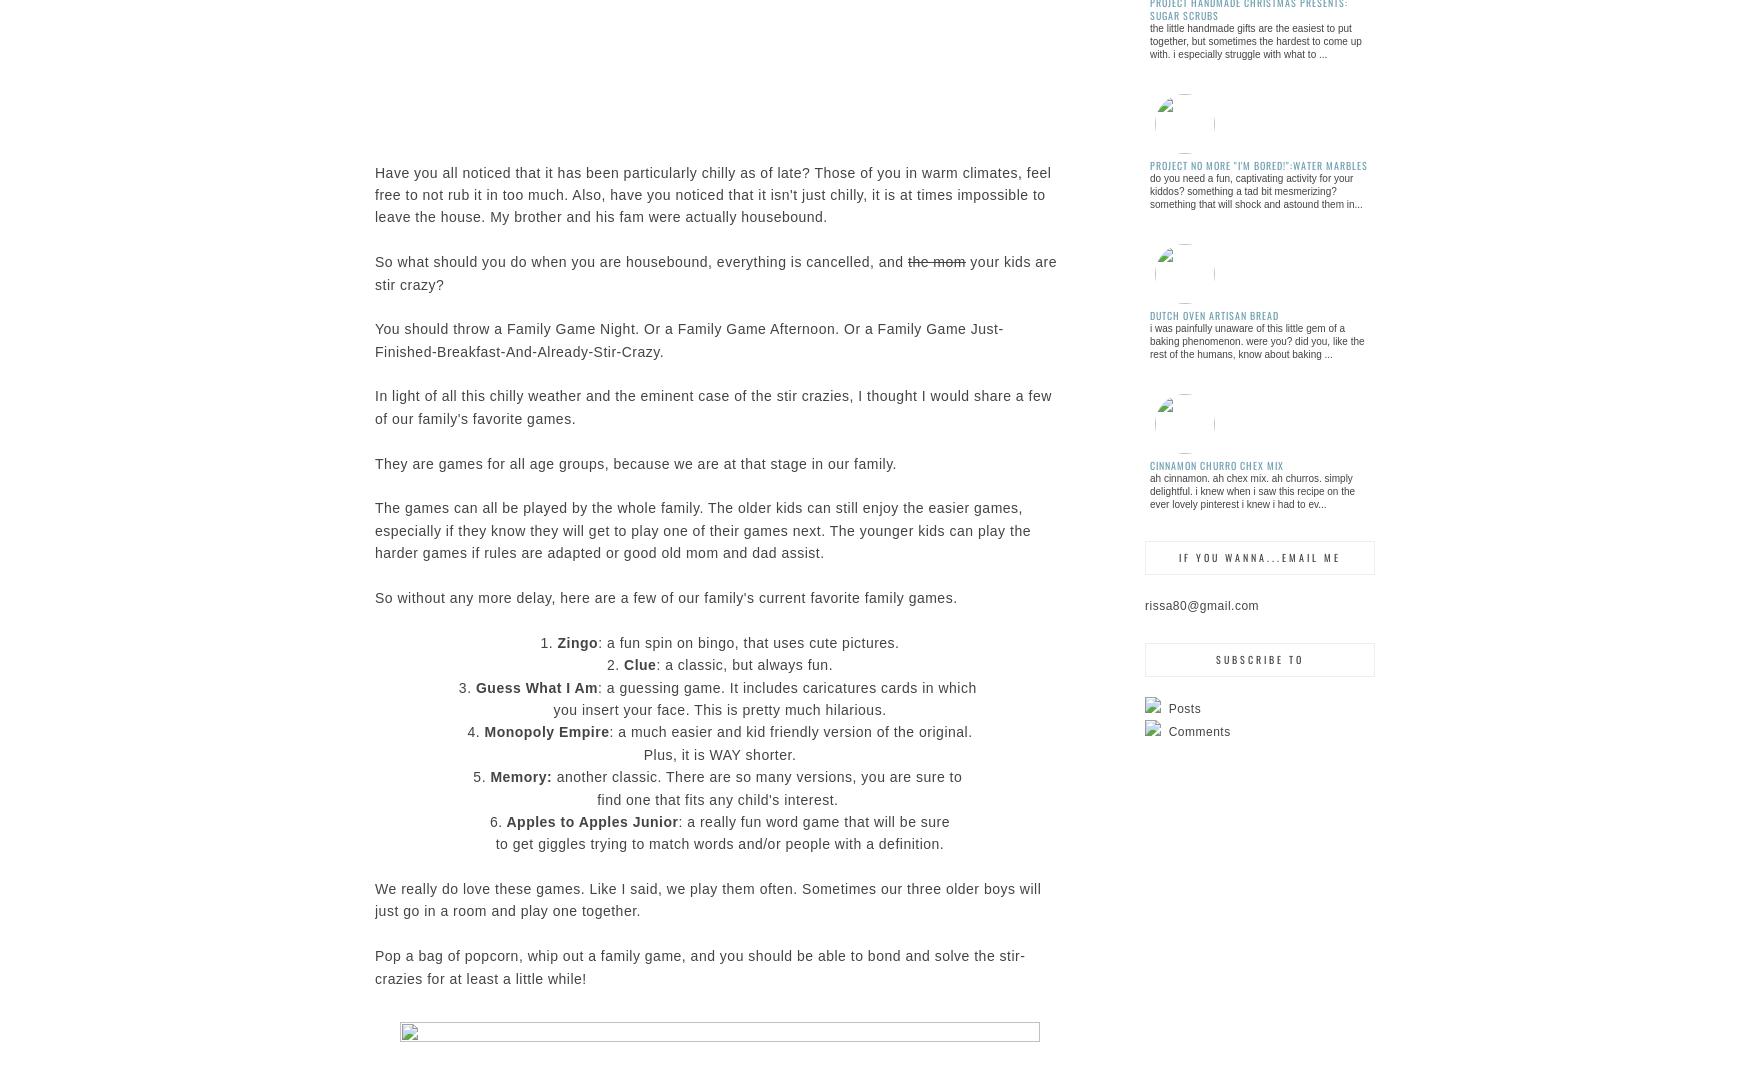 The image size is (1750, 1079). I want to click on '3.', so click(466, 686).